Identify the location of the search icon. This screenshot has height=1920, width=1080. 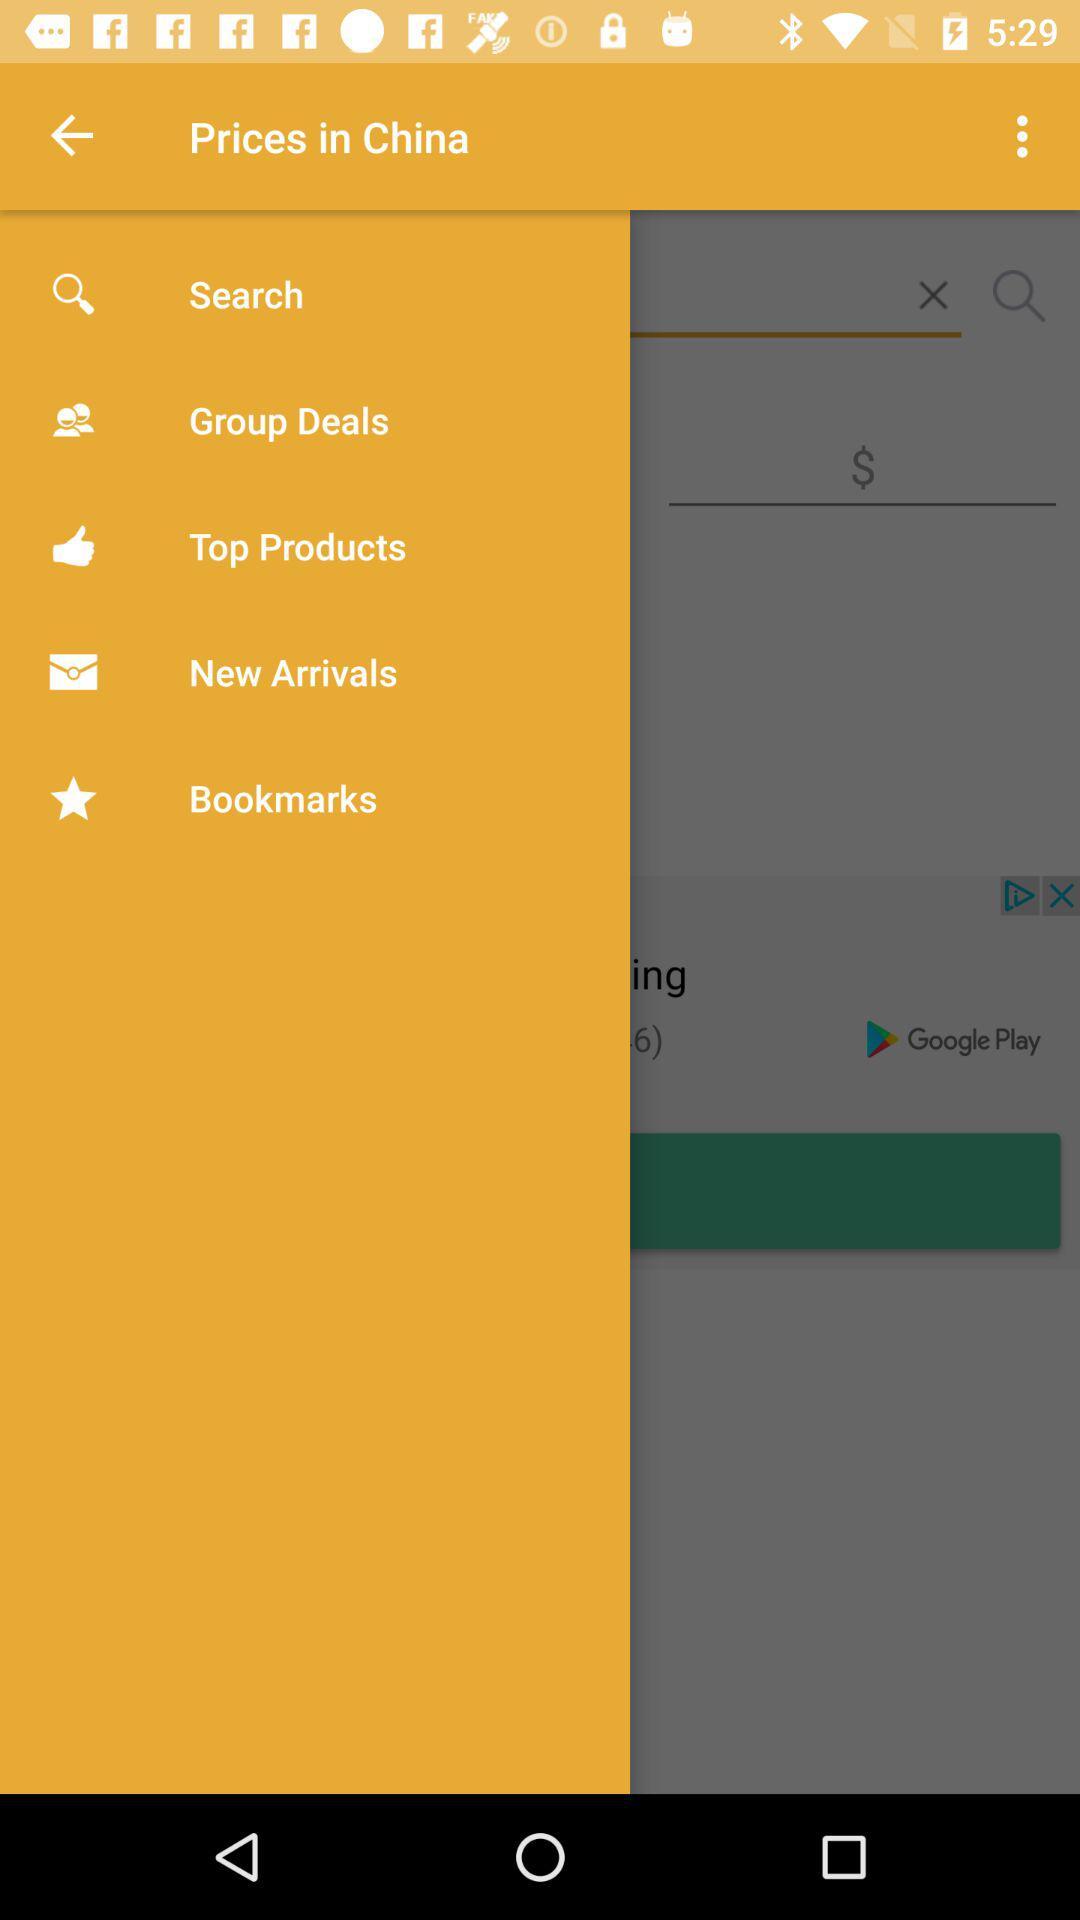
(1019, 295).